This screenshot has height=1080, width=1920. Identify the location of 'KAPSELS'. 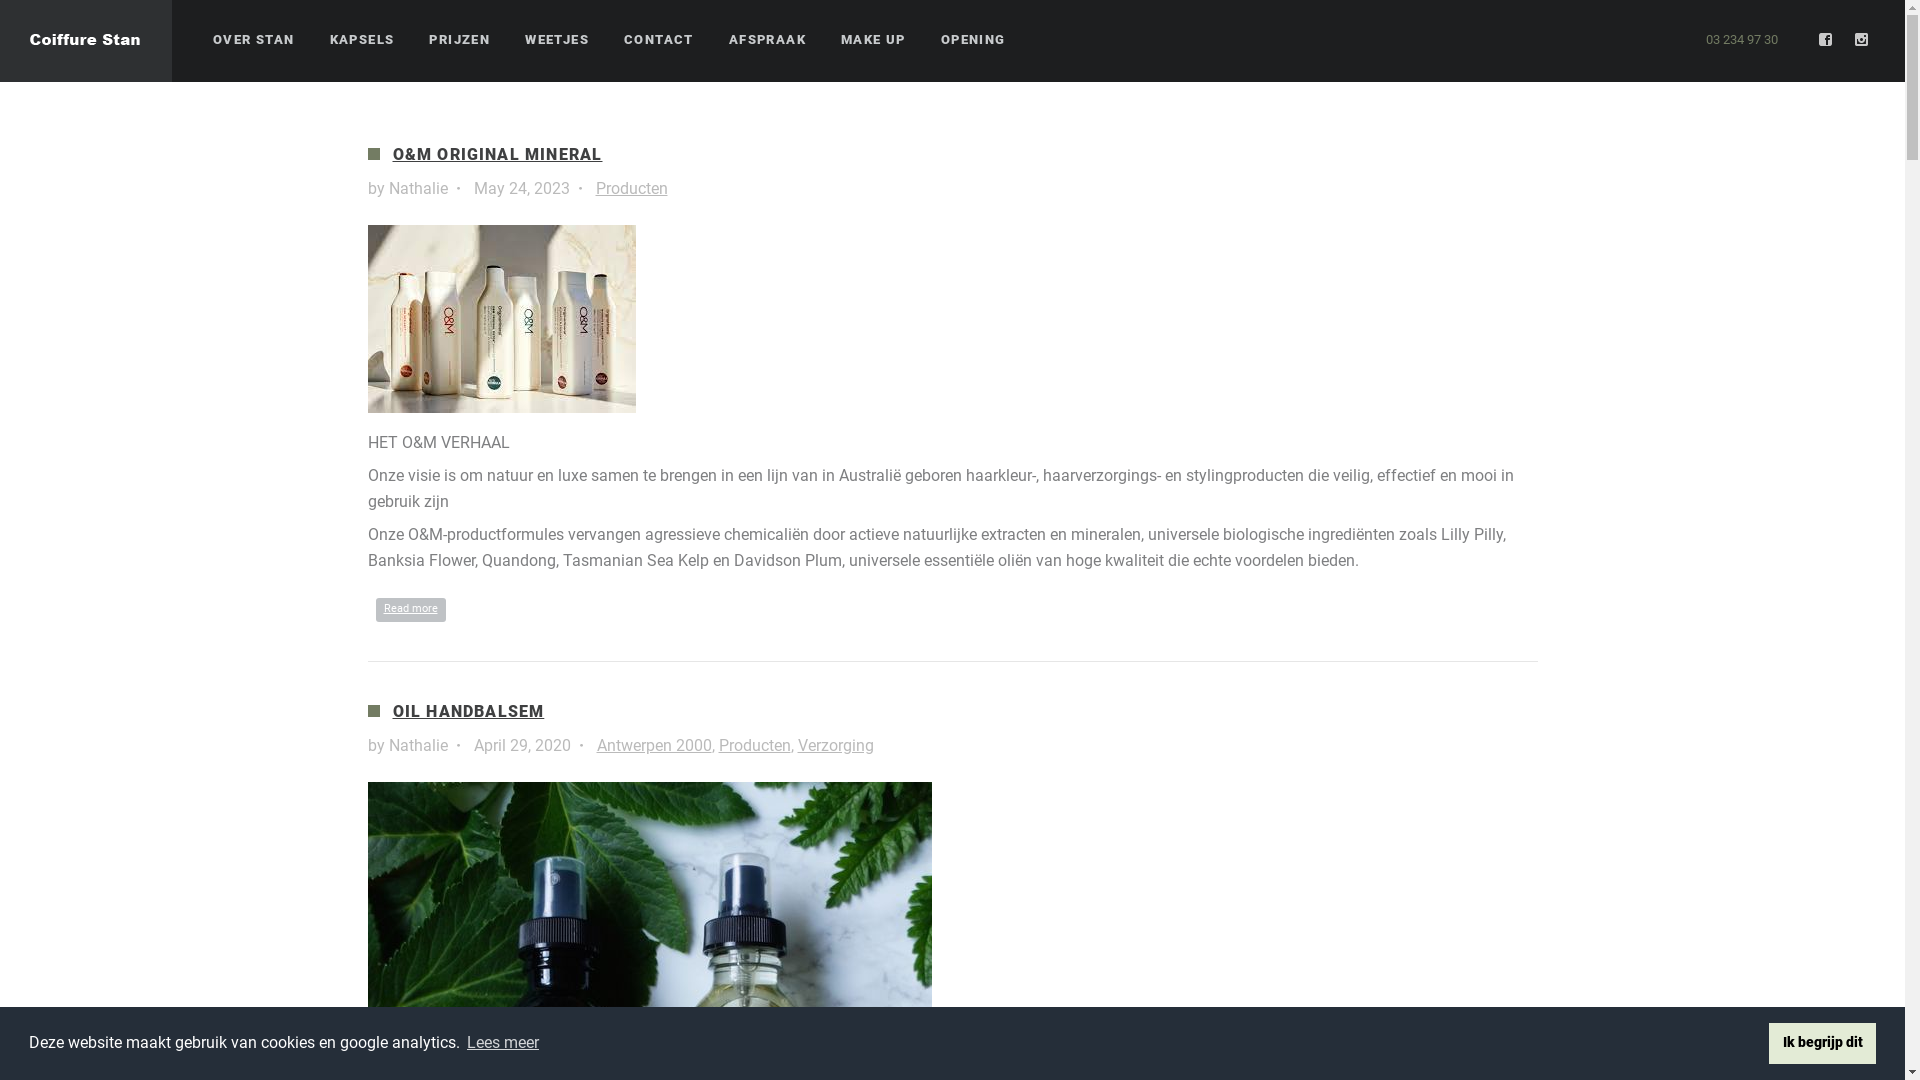
(362, 40).